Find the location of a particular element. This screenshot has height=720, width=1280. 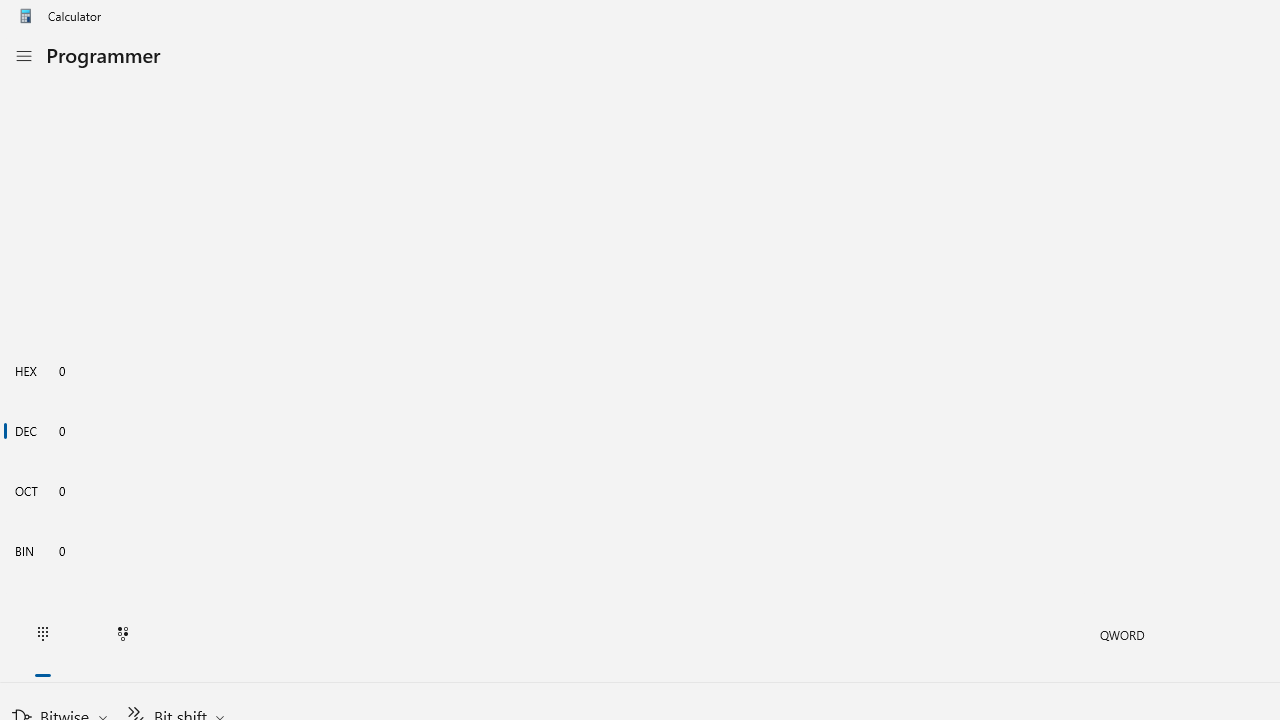

'Bit toggling keypad' is located at coordinates (122, 635).